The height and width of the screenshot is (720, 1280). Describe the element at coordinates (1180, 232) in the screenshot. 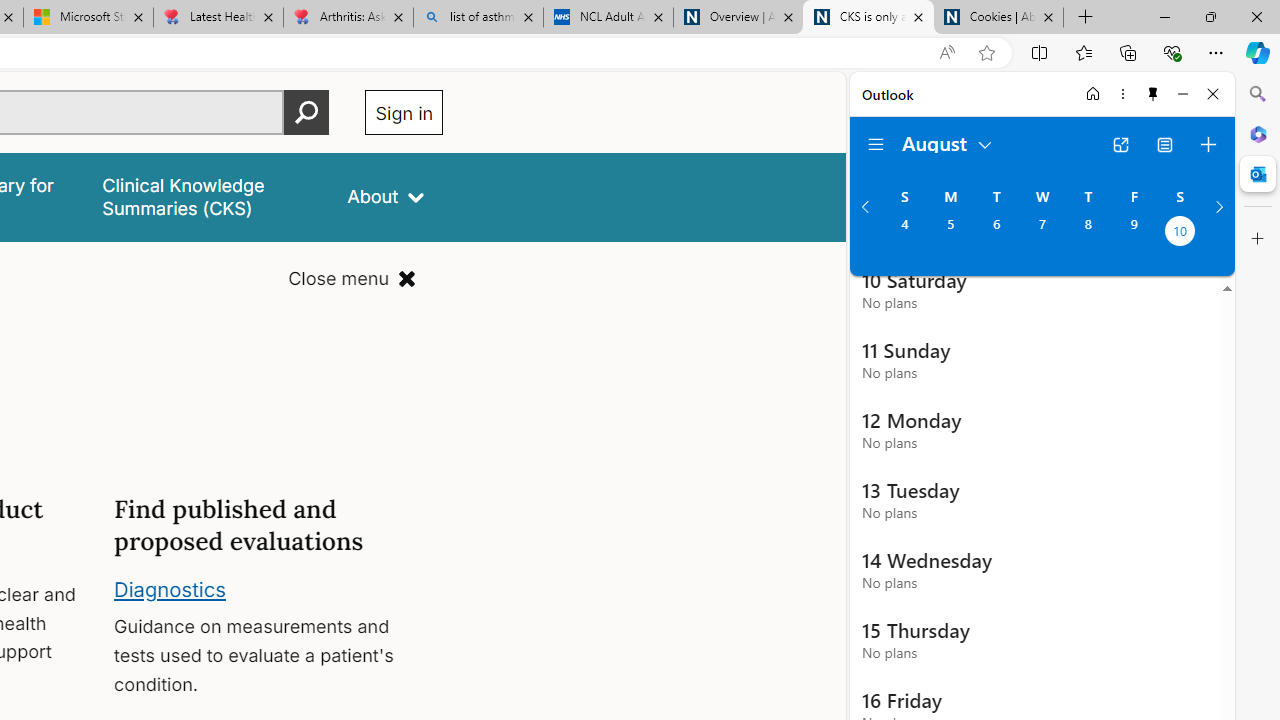

I see `'Saturday, August 10, 2024. Date selected. '` at that location.